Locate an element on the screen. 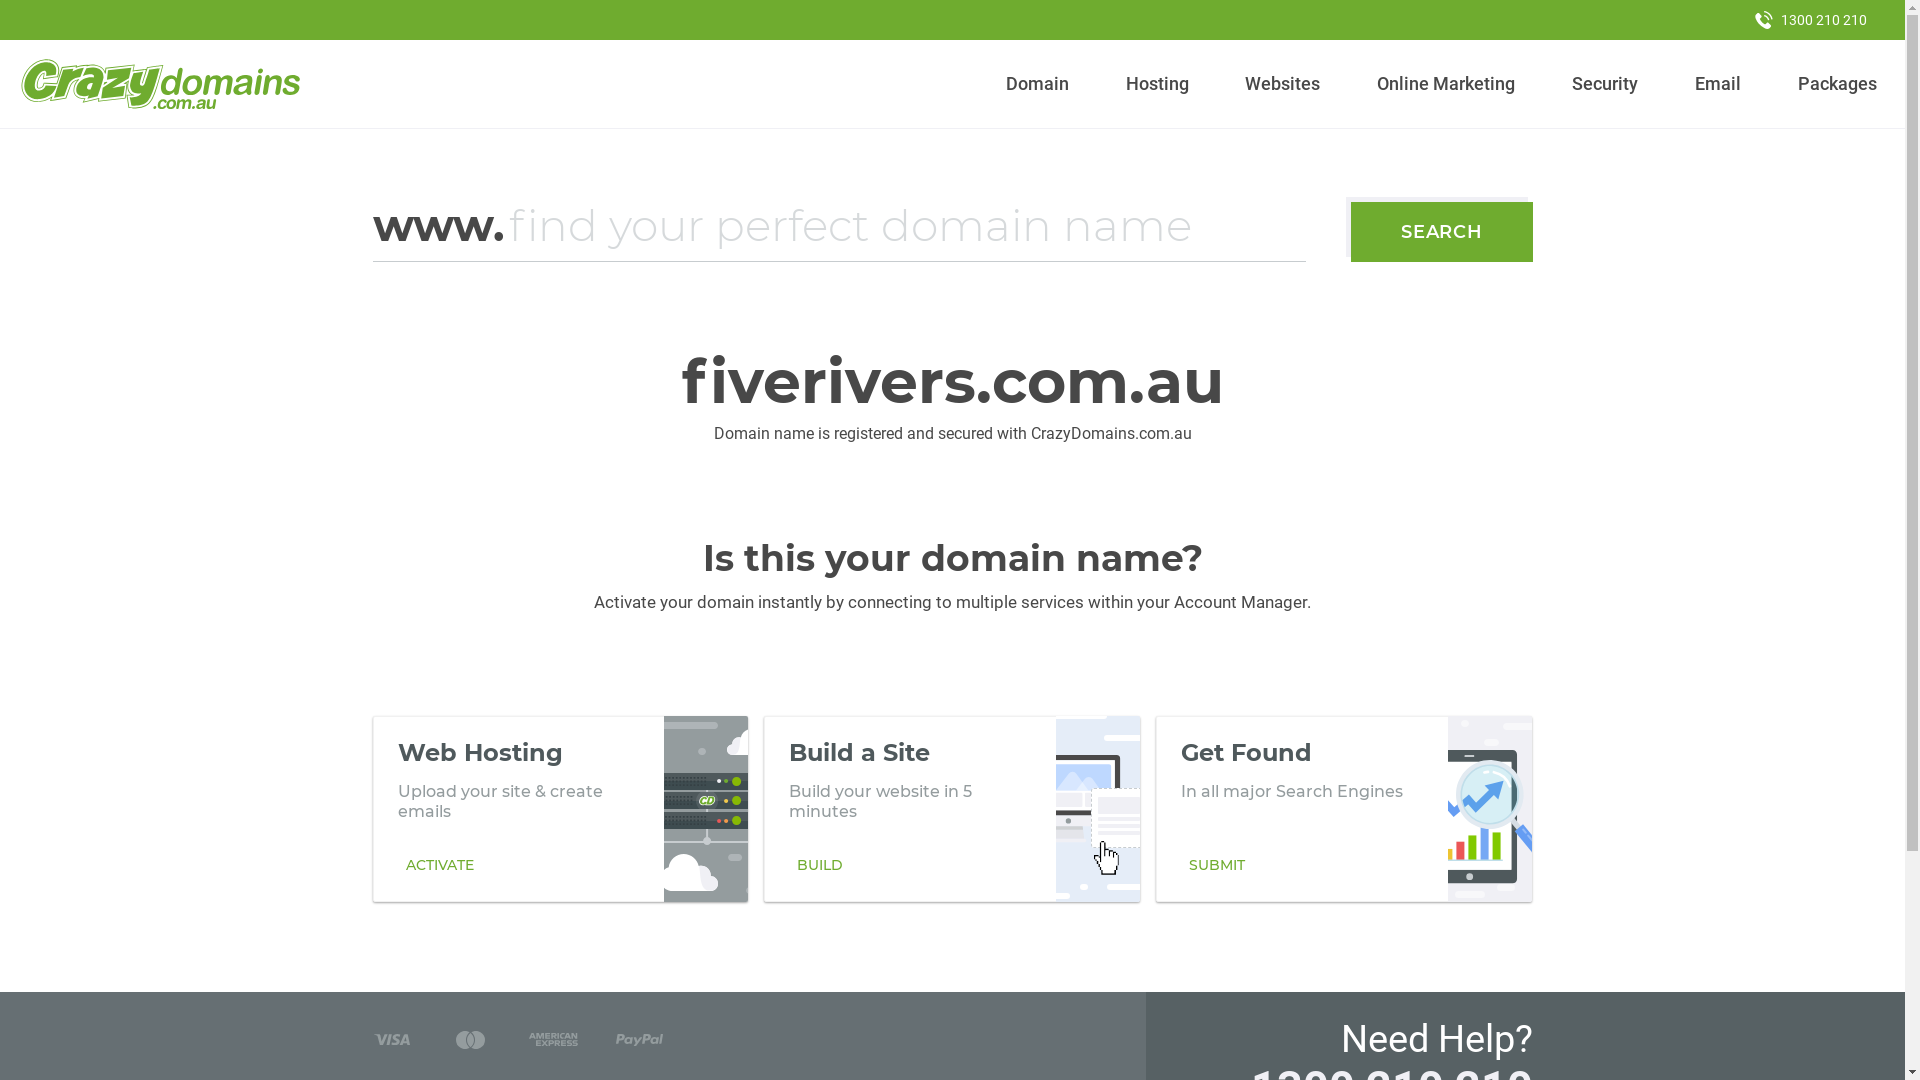  'Online Marketing' is located at coordinates (1446, 83).